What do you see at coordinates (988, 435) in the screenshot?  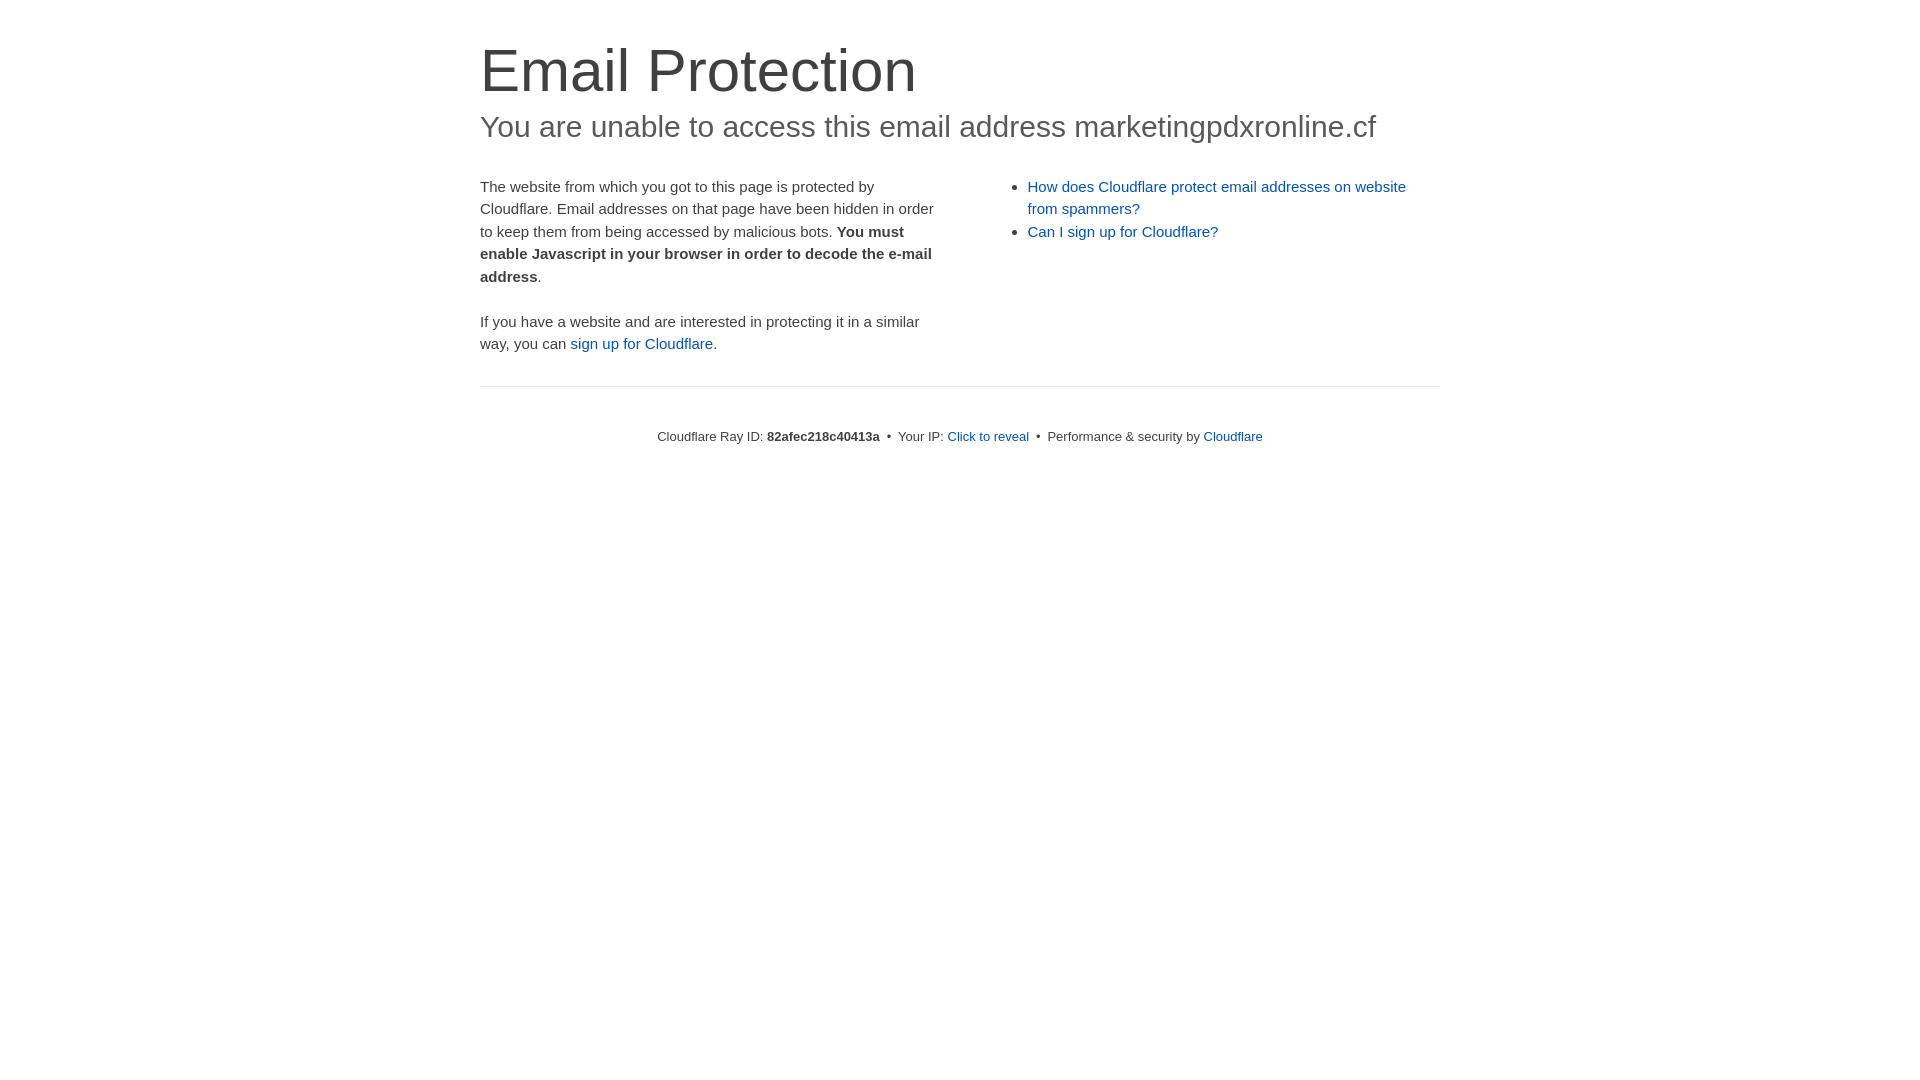 I see `'Click to reveal'` at bounding box center [988, 435].